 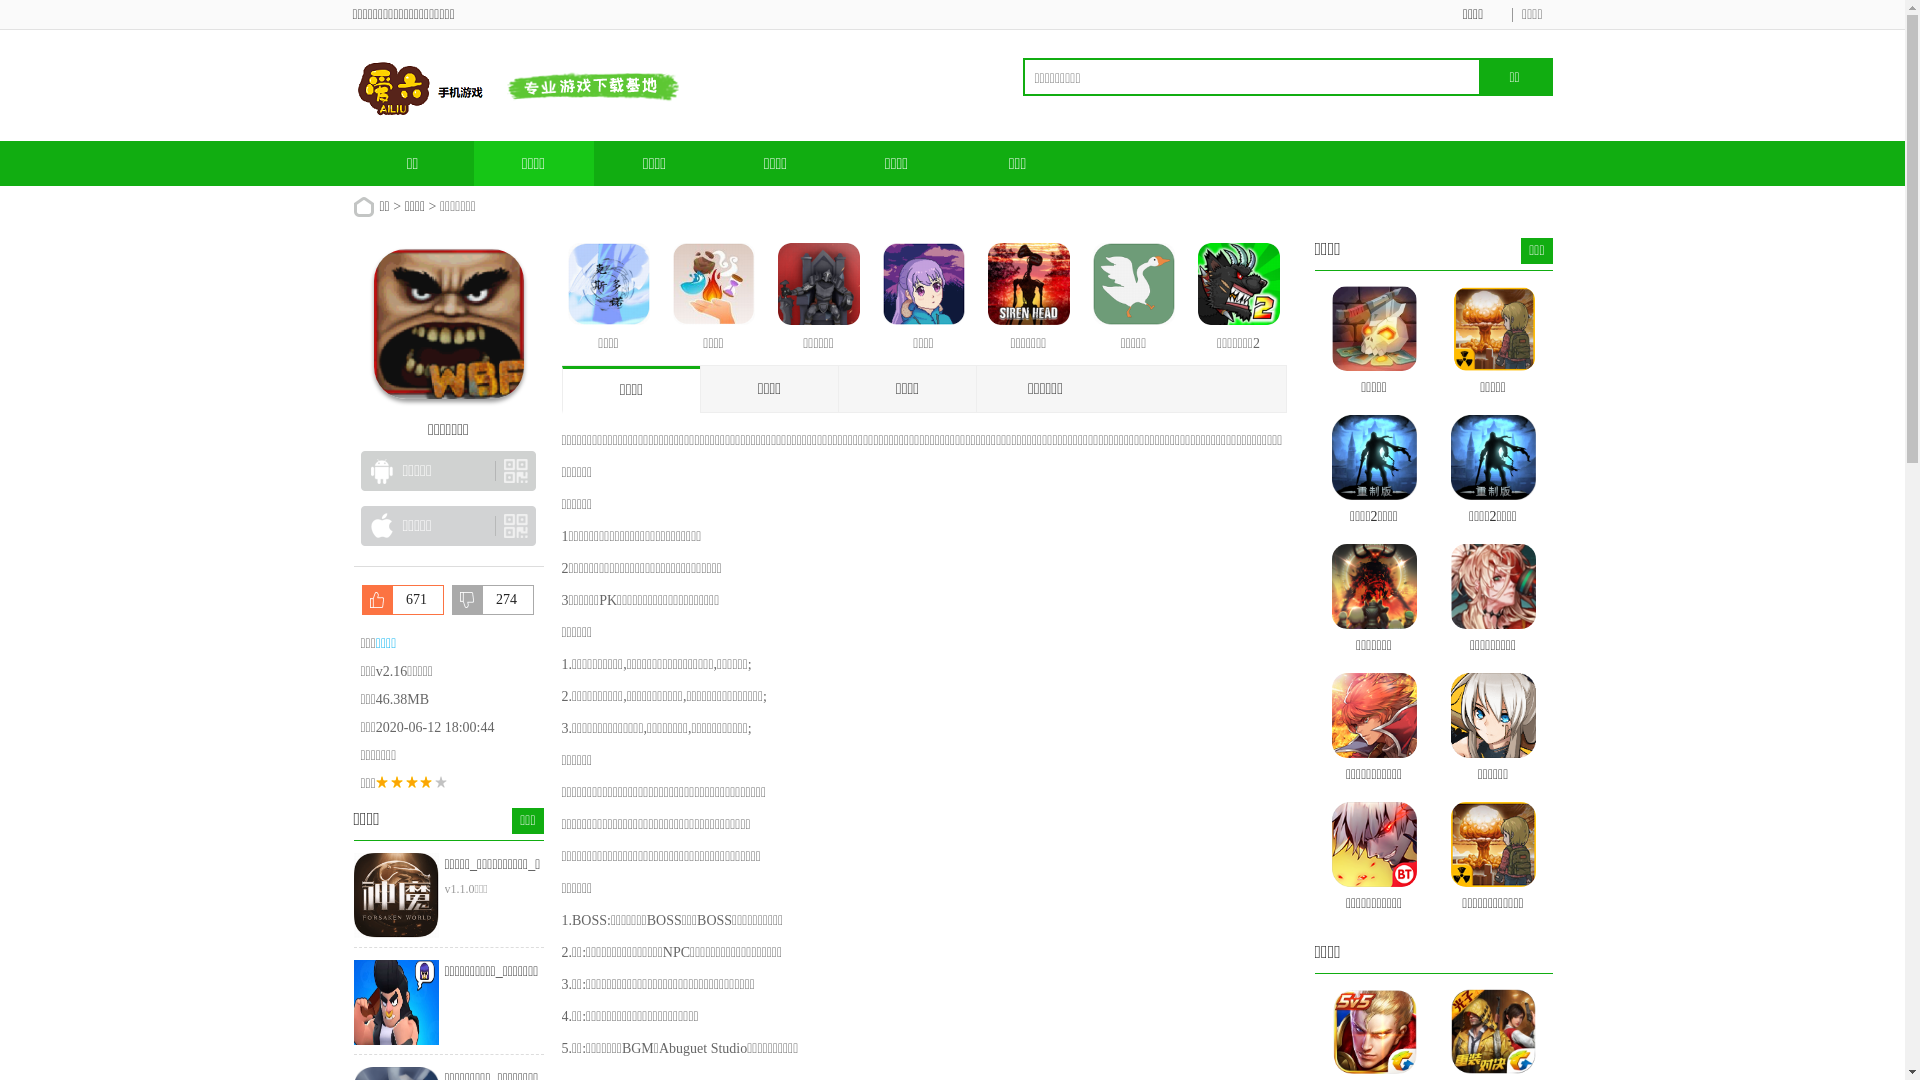 I want to click on '274', so click(x=493, y=599).